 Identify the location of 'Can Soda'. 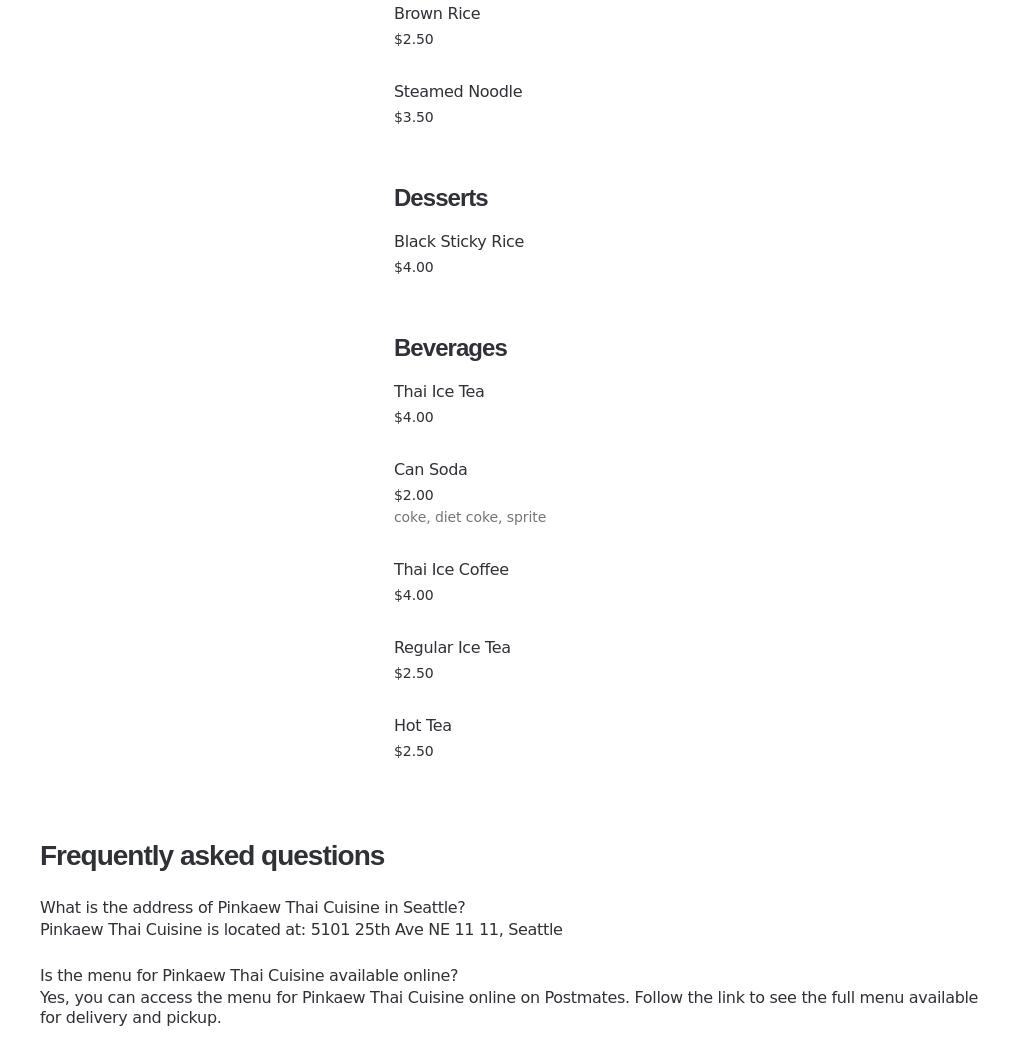
(430, 468).